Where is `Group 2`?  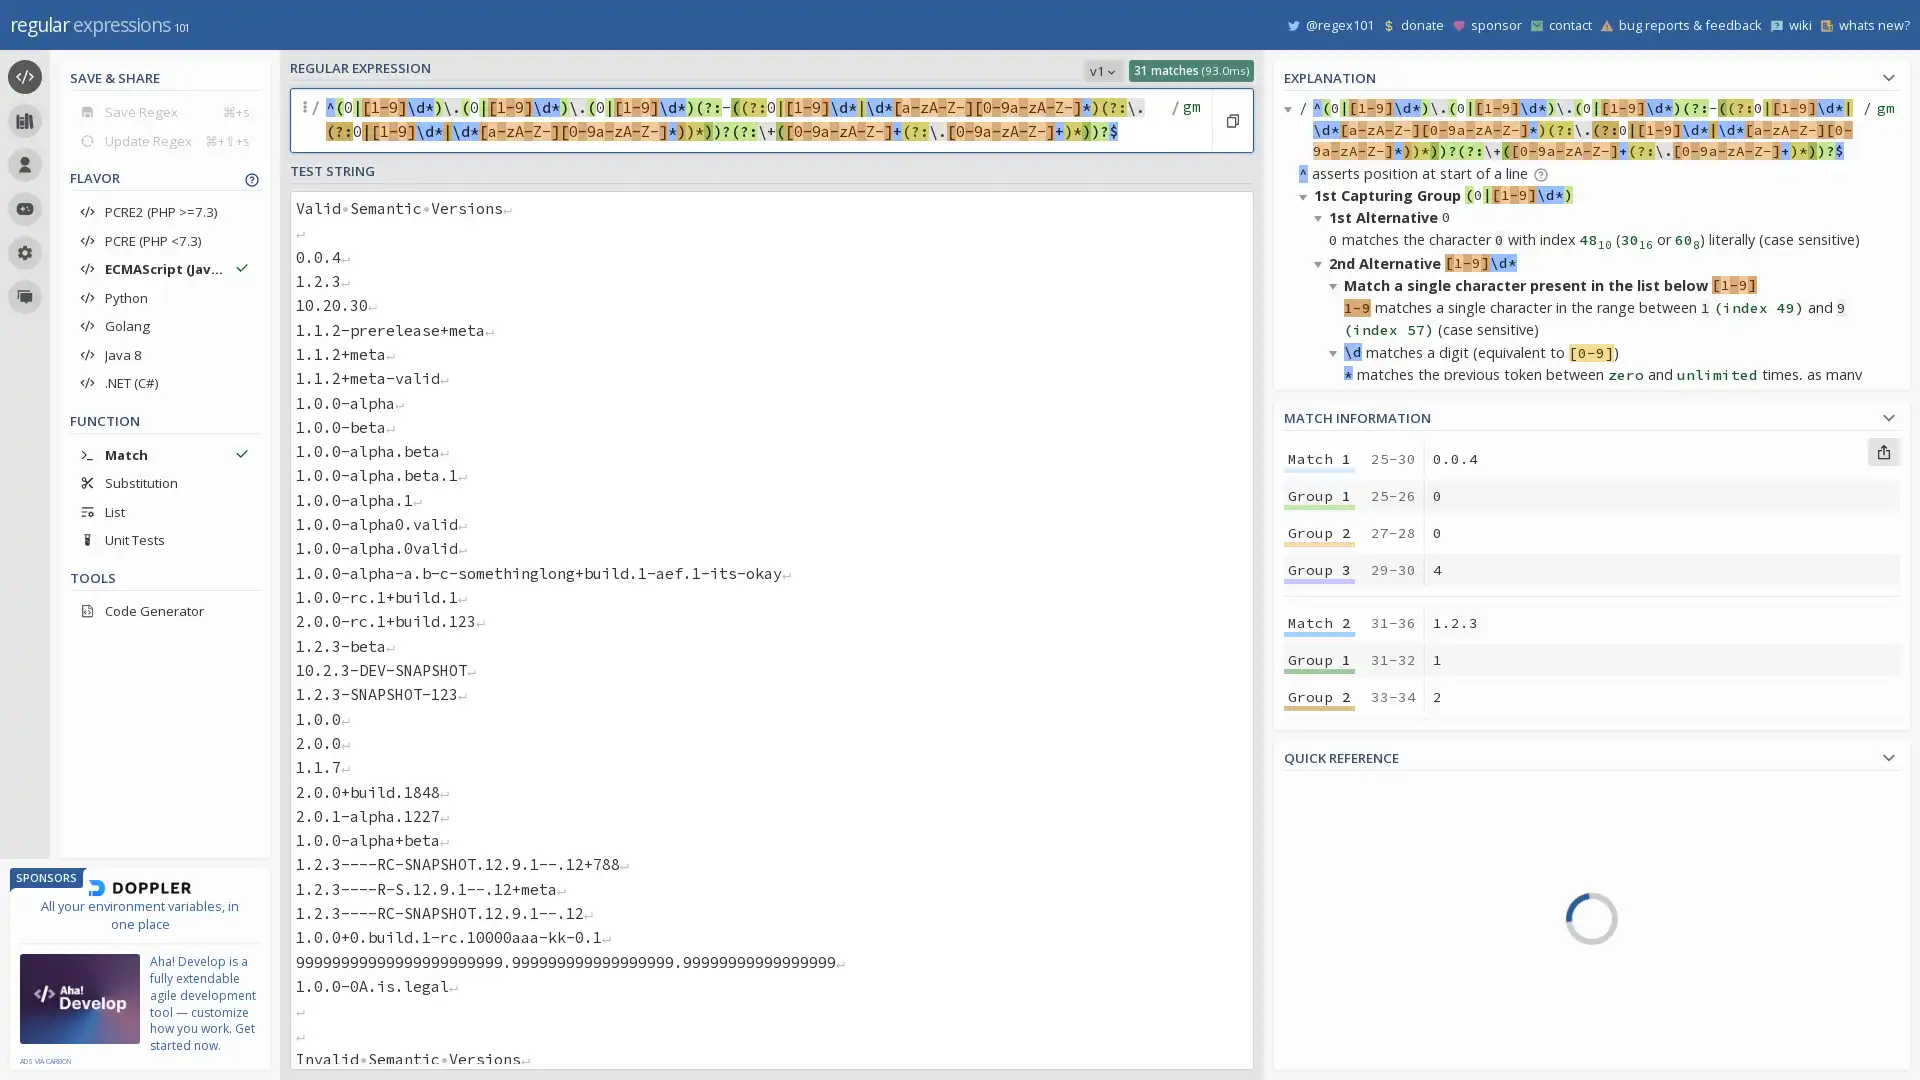 Group 2 is located at coordinates (1319, 1025).